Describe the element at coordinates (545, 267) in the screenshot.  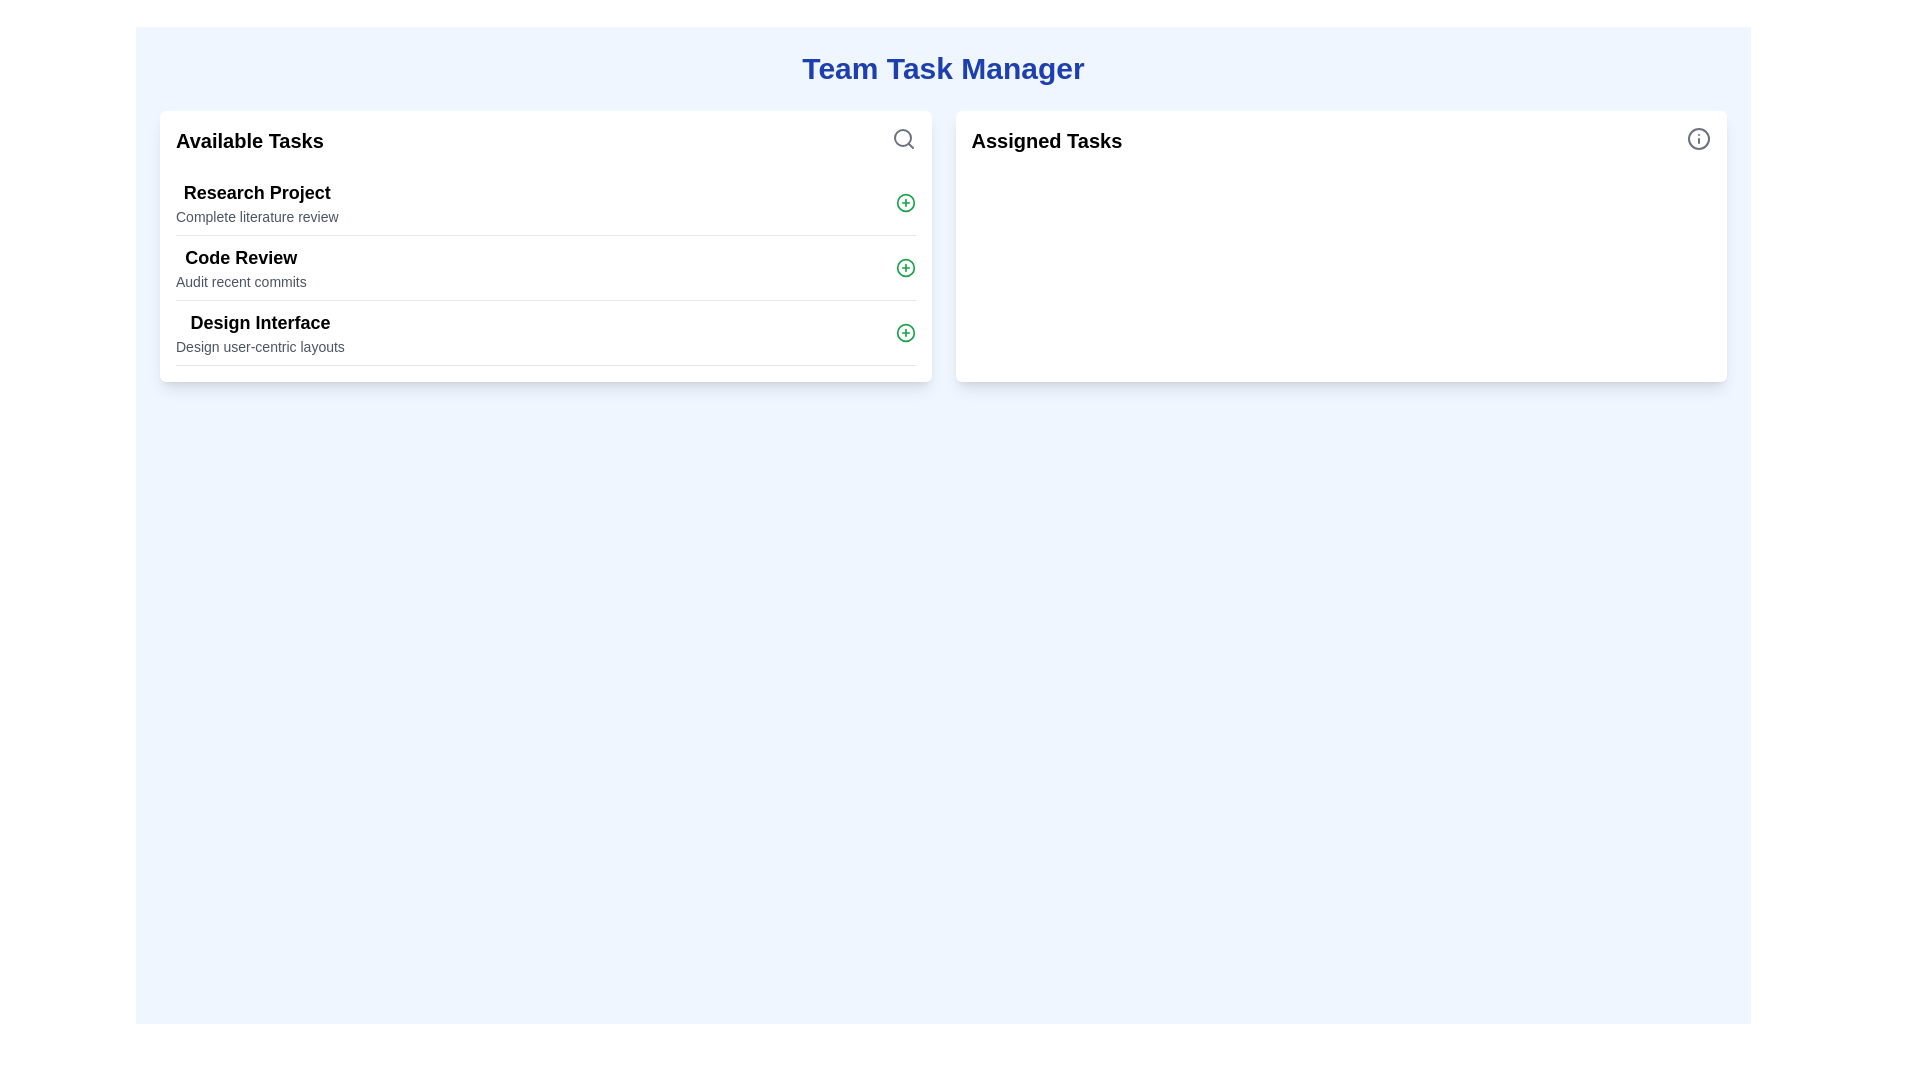
I see `the 'Code Review' task entry in the 'Available Tasks' list` at that location.